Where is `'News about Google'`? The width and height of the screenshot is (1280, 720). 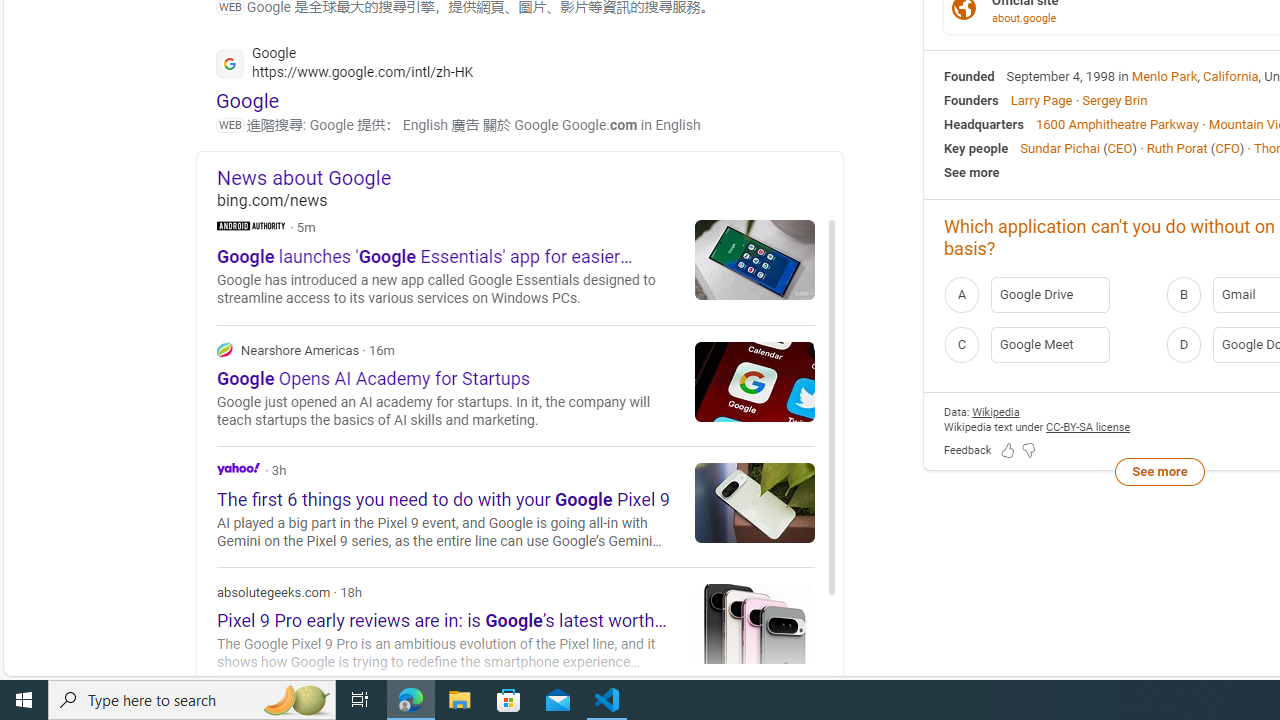
'News about Google' is located at coordinates (530, 176).